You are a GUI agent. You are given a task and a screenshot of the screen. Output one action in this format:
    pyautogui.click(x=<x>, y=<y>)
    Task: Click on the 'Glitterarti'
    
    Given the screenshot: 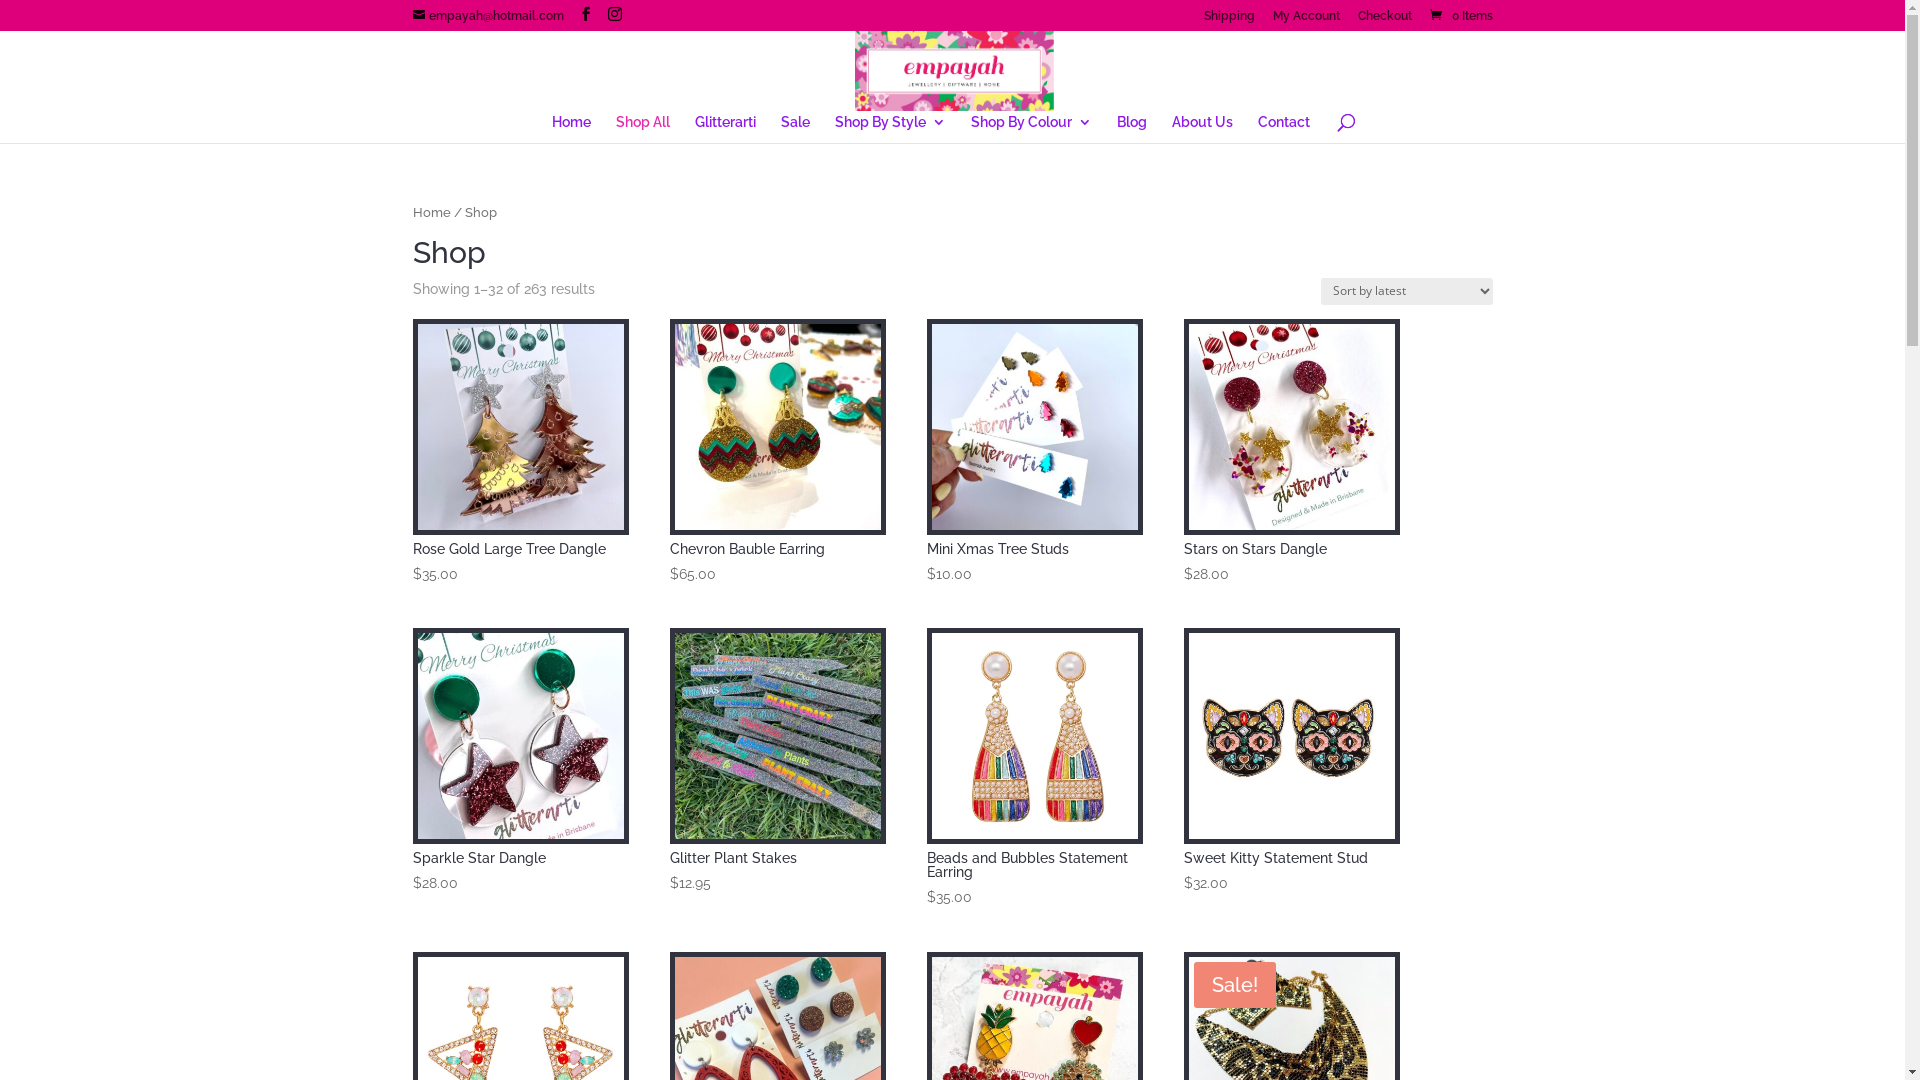 What is the action you would take?
    pyautogui.click(x=724, y=128)
    